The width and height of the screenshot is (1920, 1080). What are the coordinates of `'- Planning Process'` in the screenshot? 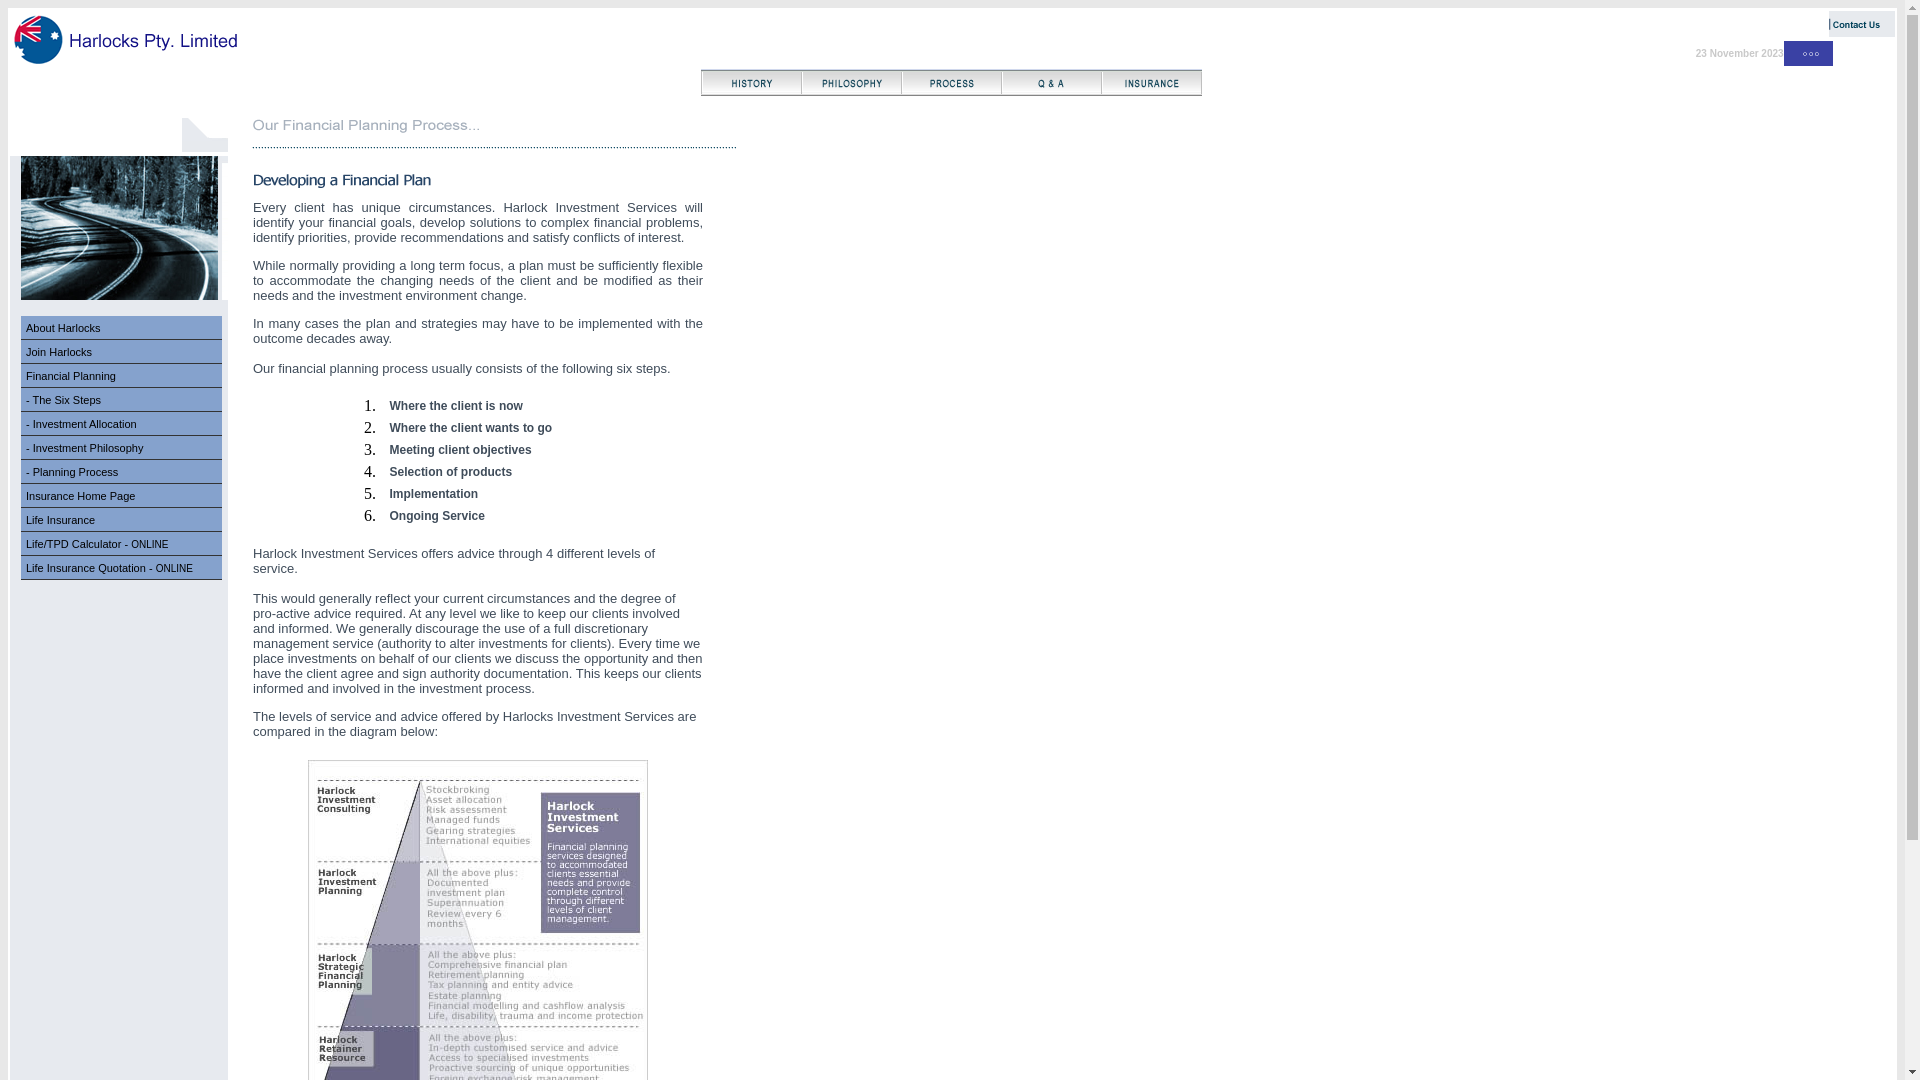 It's located at (120, 471).